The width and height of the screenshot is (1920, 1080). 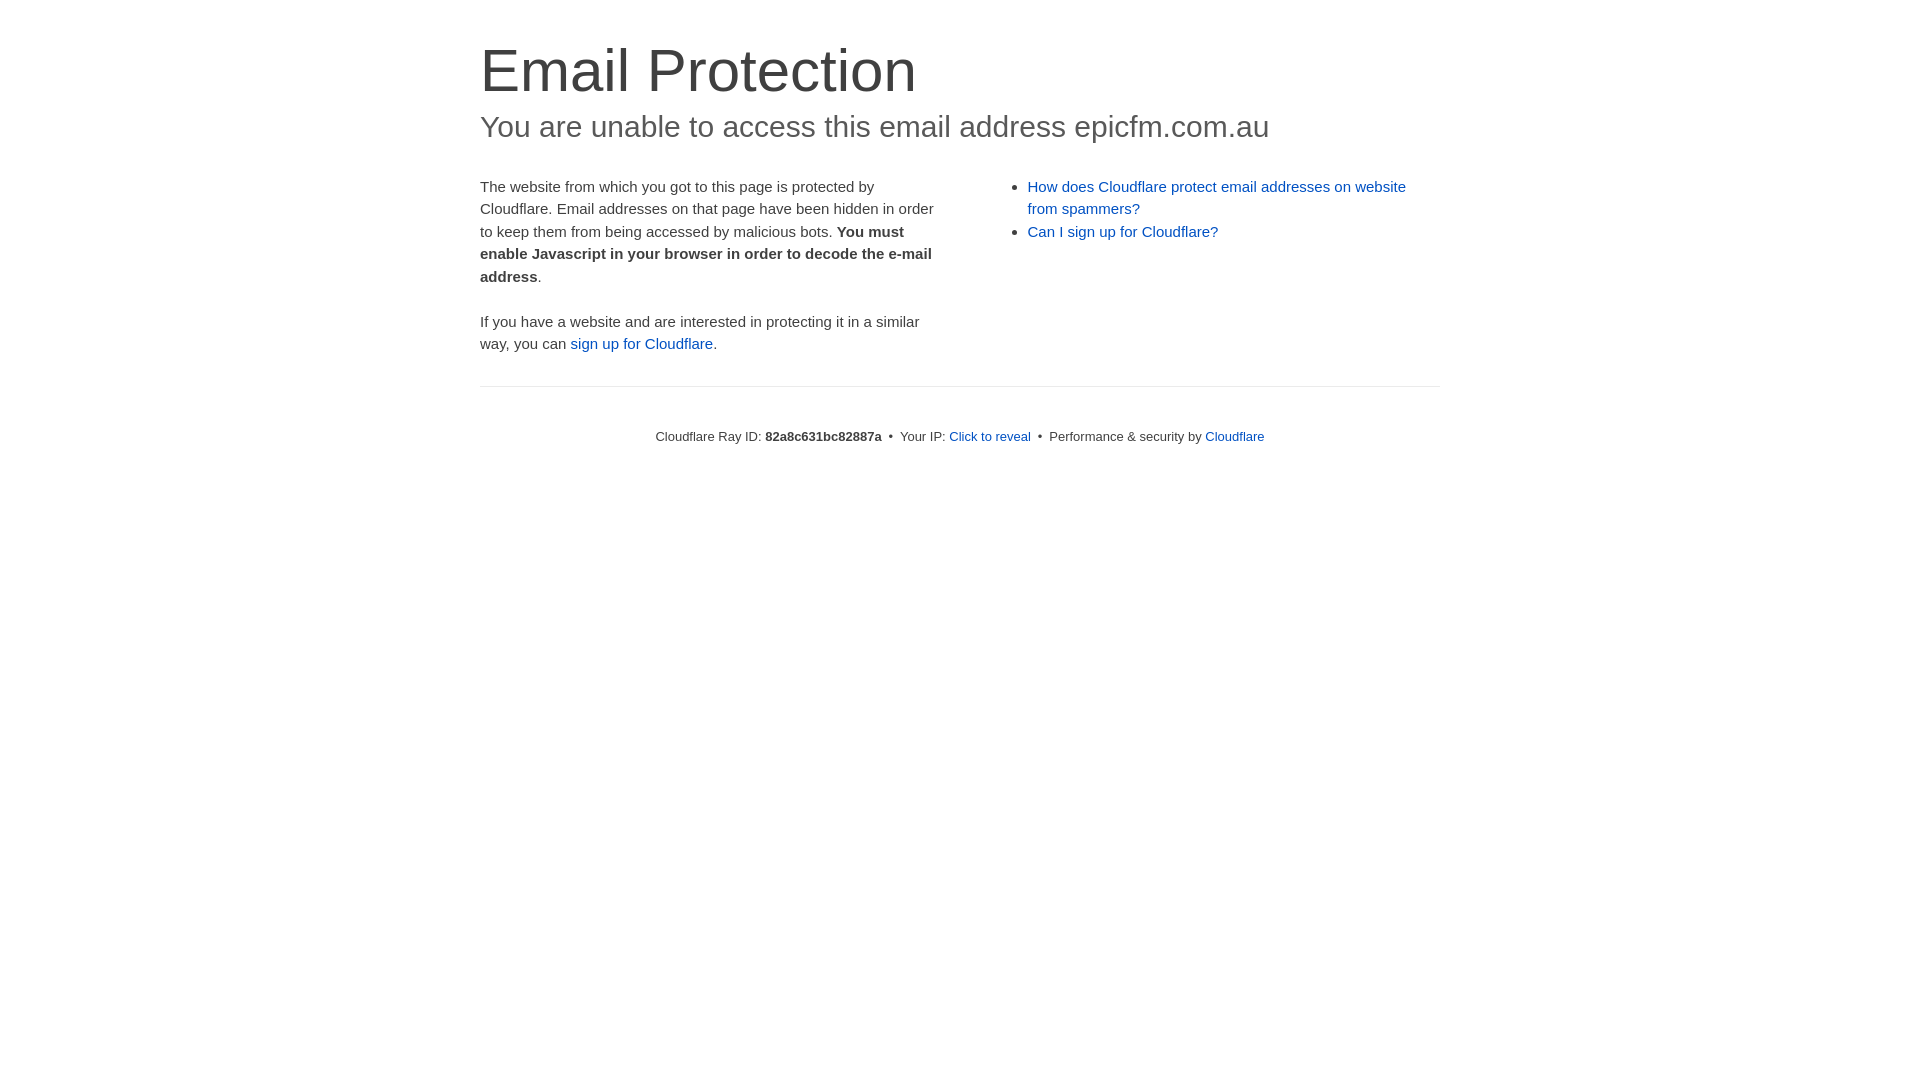 I want to click on 'Click to reveal', so click(x=948, y=435).